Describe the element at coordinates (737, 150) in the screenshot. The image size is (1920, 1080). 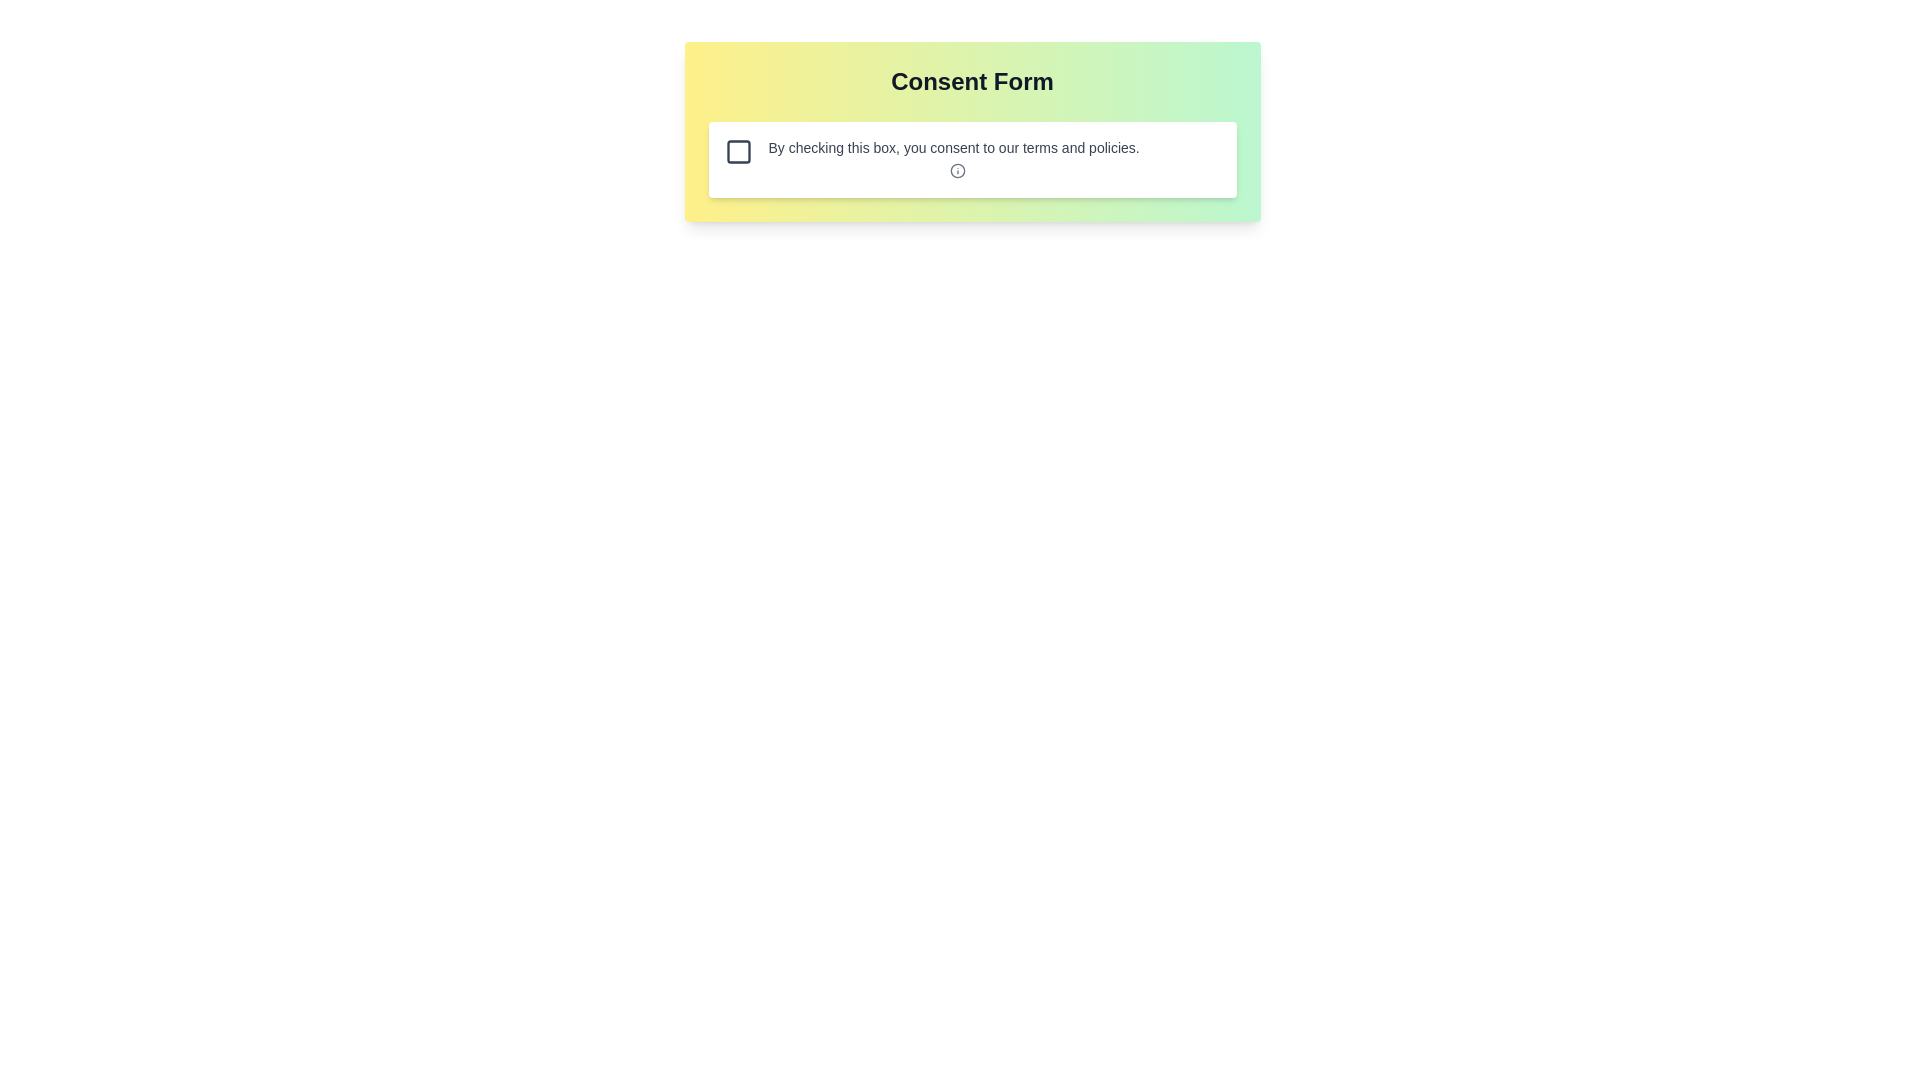
I see `the checkbox or interactive icon` at that location.